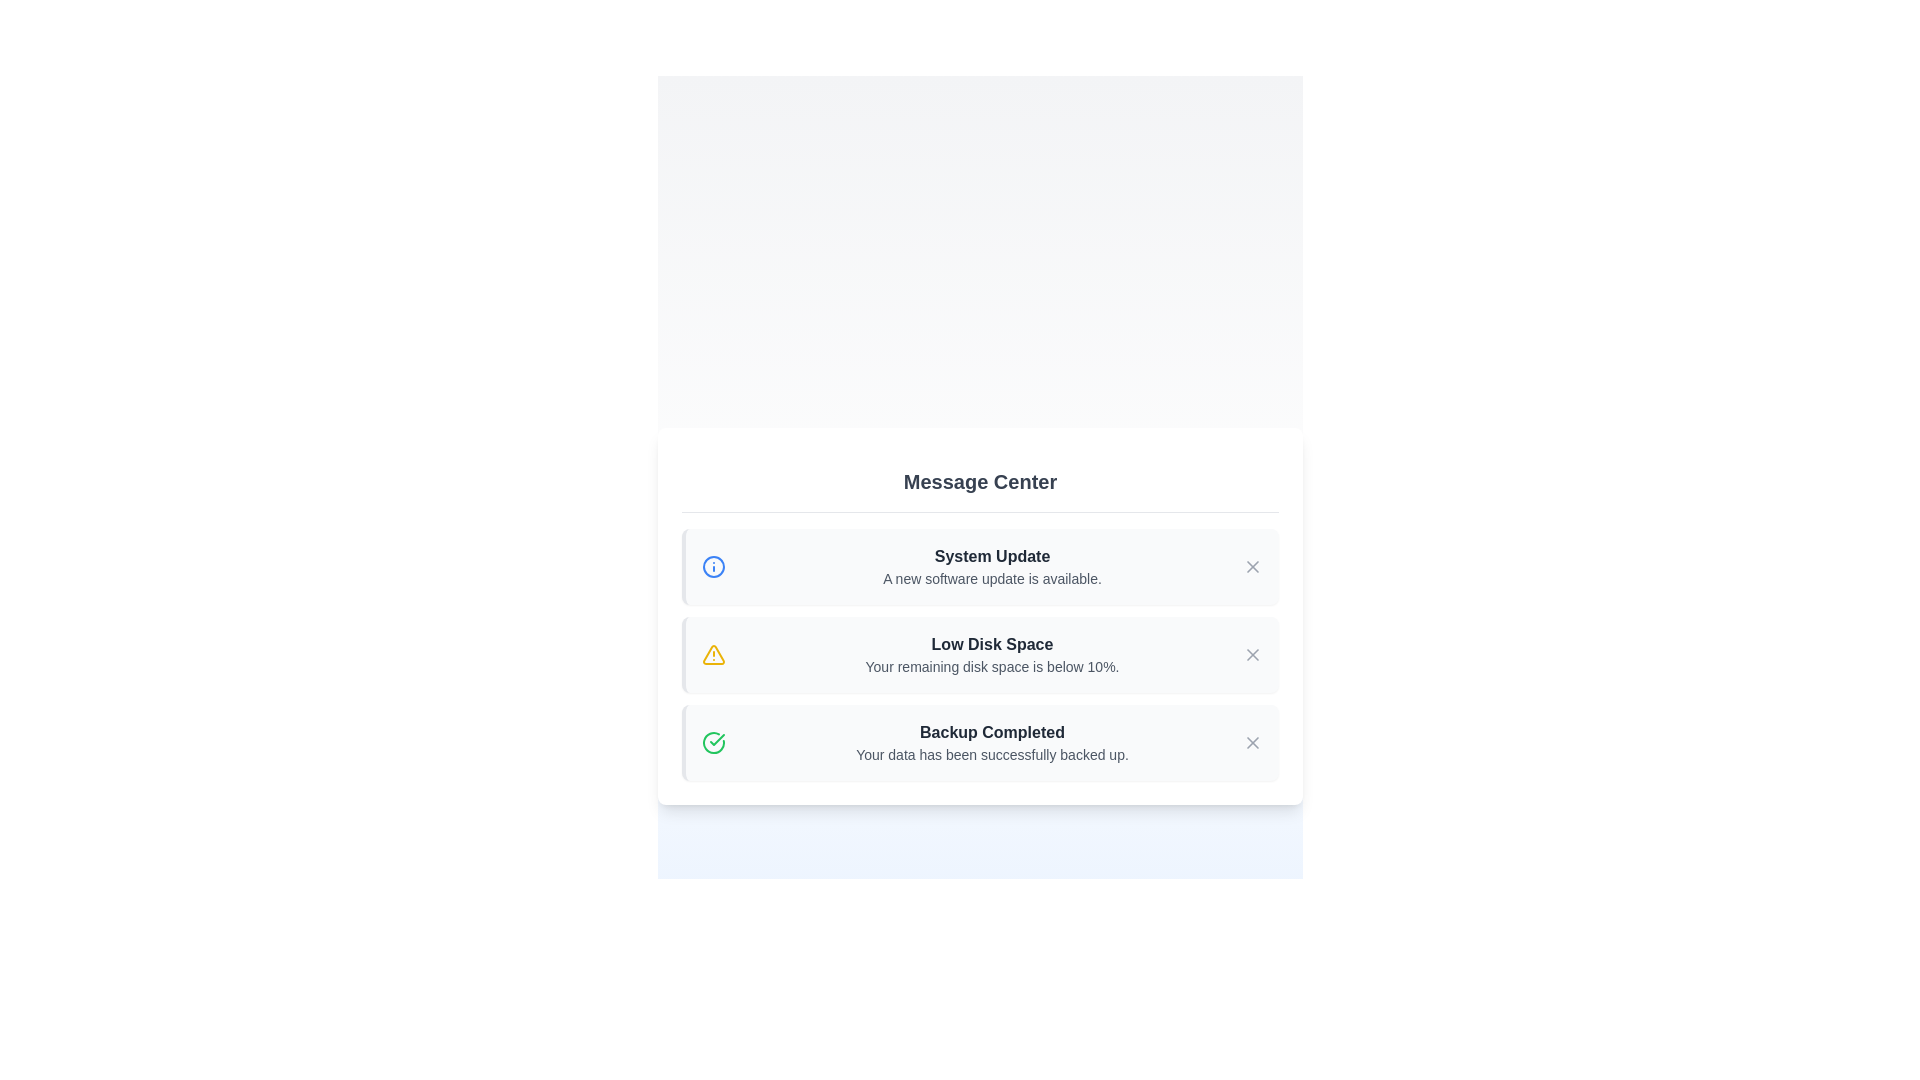 Image resolution: width=1920 pixels, height=1080 pixels. Describe the element at coordinates (992, 644) in the screenshot. I see `the bolded primary headline text label in the notification panel that alerts the user about low disk space` at that location.